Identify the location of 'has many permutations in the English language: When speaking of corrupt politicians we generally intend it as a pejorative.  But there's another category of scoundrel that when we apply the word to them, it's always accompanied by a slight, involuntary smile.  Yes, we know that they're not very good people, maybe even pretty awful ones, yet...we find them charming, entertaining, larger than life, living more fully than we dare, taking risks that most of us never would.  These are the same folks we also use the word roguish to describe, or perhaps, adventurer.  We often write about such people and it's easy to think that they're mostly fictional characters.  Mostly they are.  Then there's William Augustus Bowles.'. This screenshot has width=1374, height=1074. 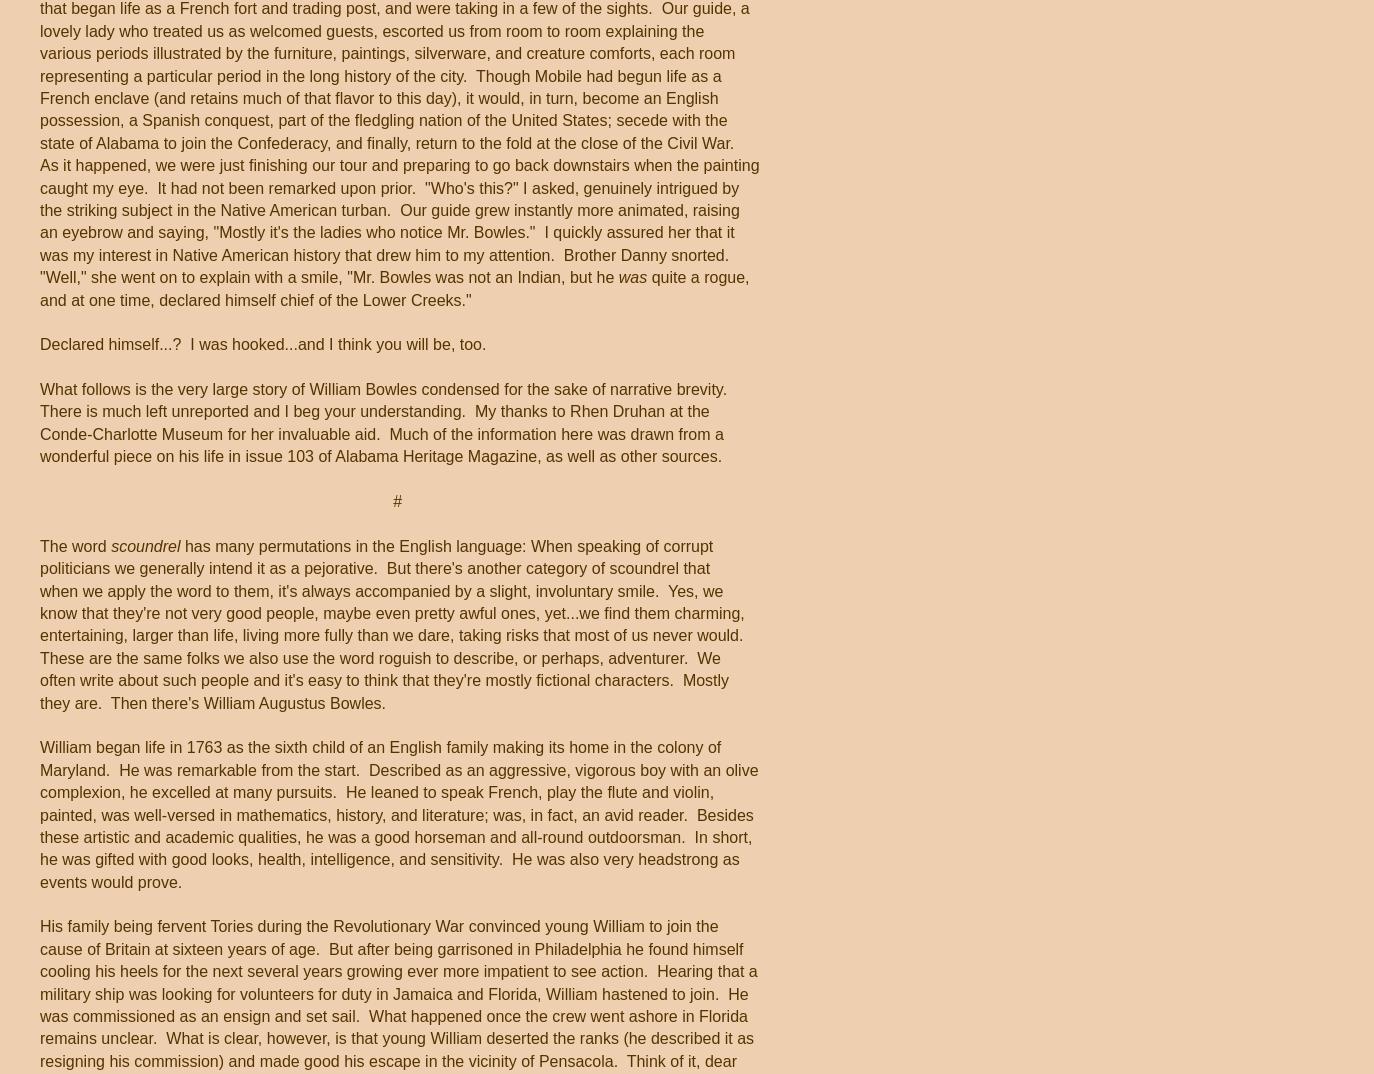
(393, 623).